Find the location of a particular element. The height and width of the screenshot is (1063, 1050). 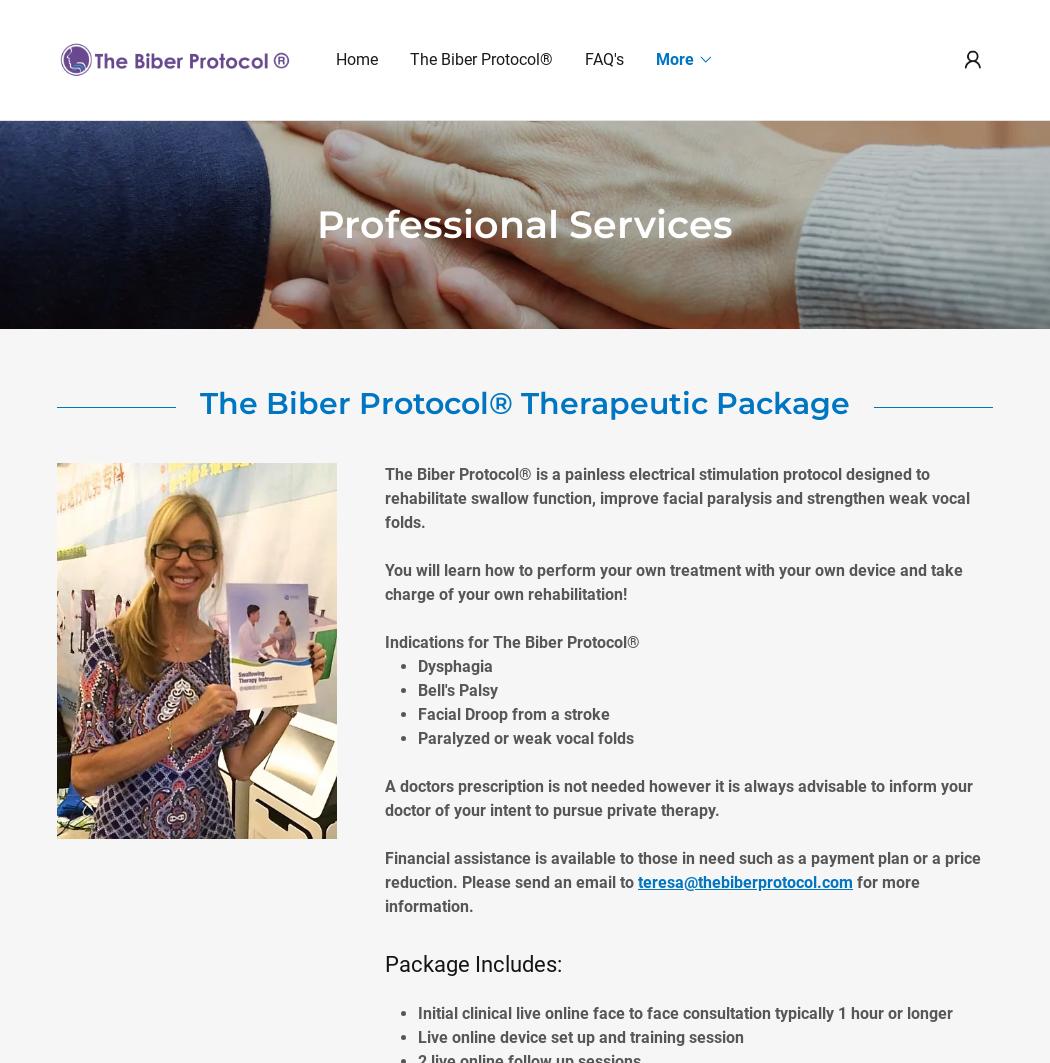

'More' is located at coordinates (675, 59).